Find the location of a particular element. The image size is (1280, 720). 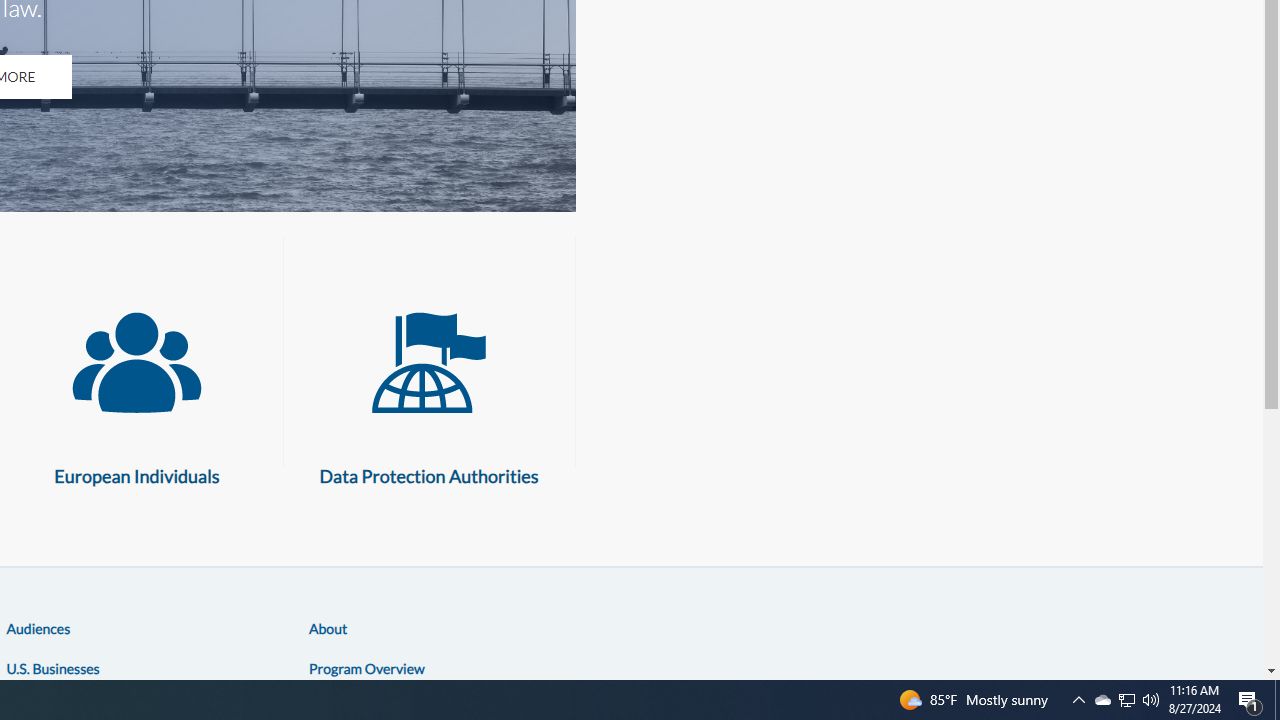

'Program Overview' is located at coordinates (366, 667).